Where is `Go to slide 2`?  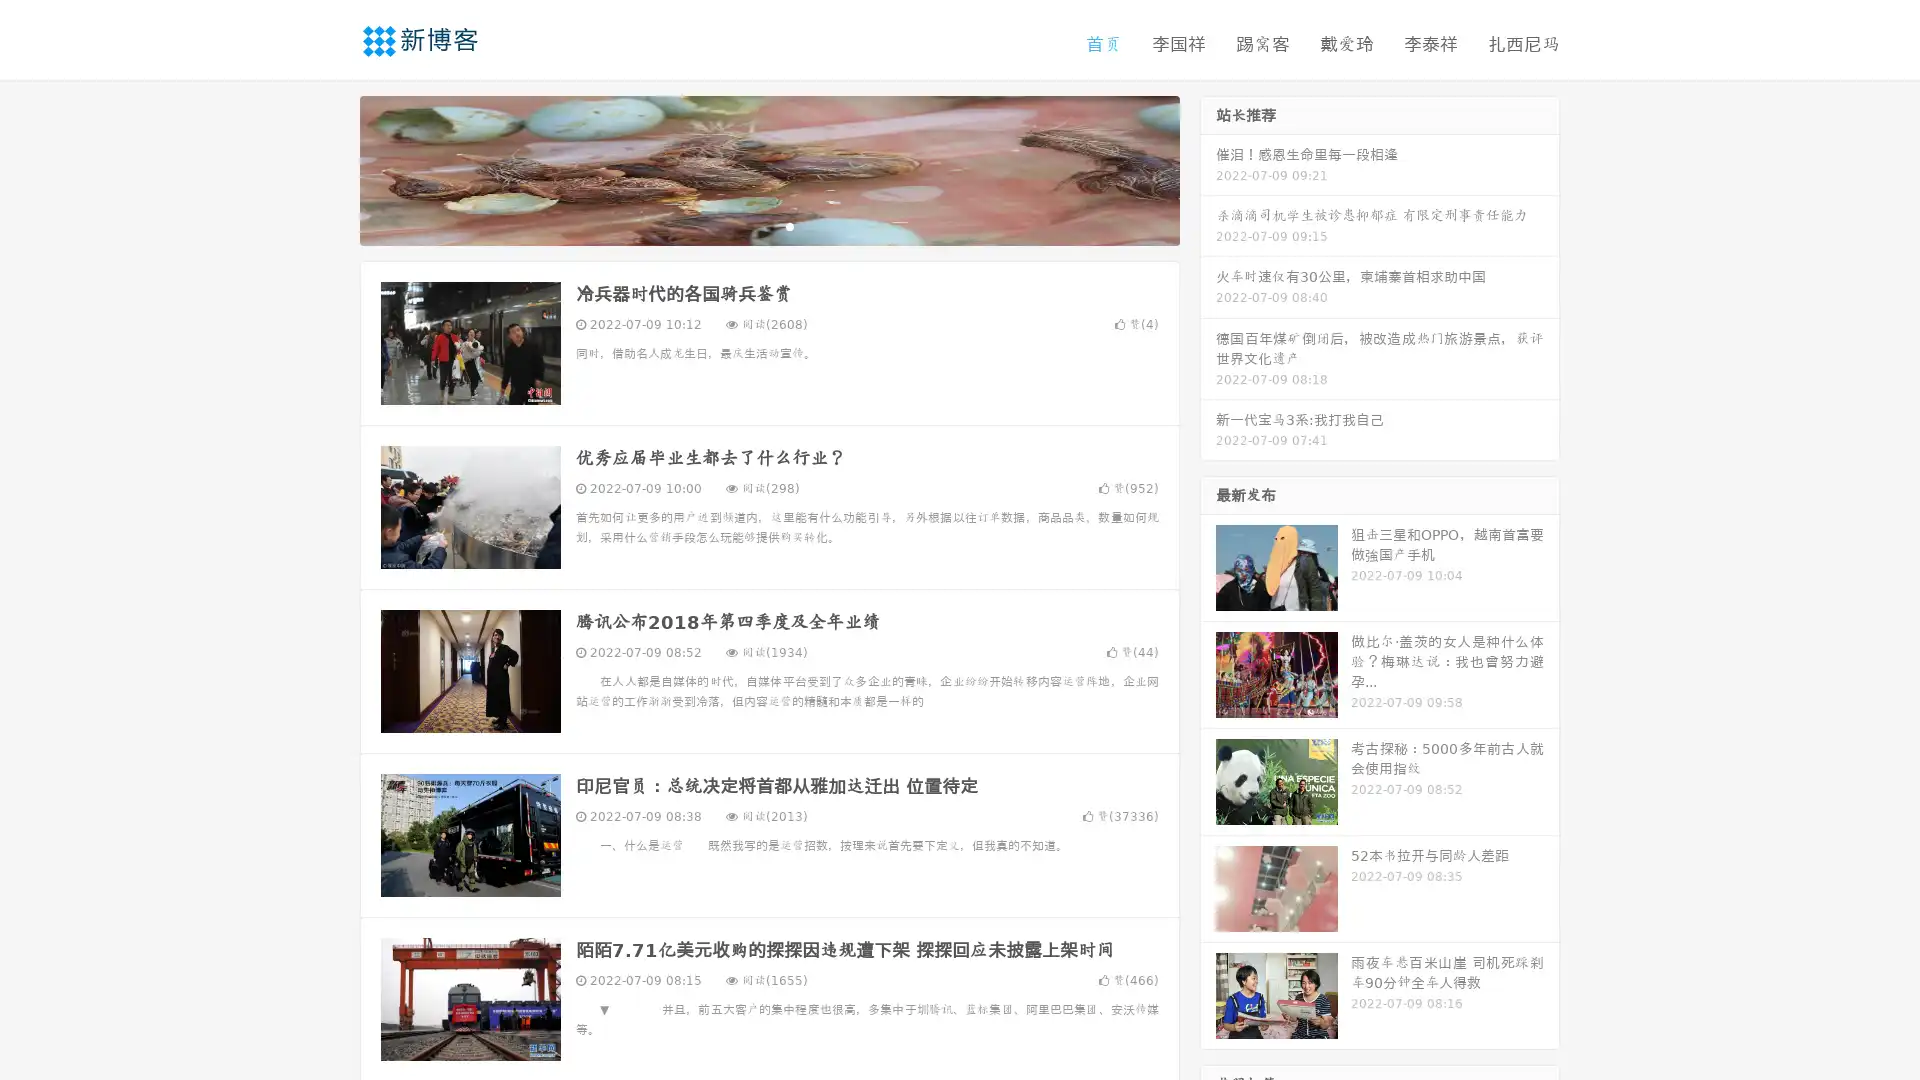 Go to slide 2 is located at coordinates (768, 225).